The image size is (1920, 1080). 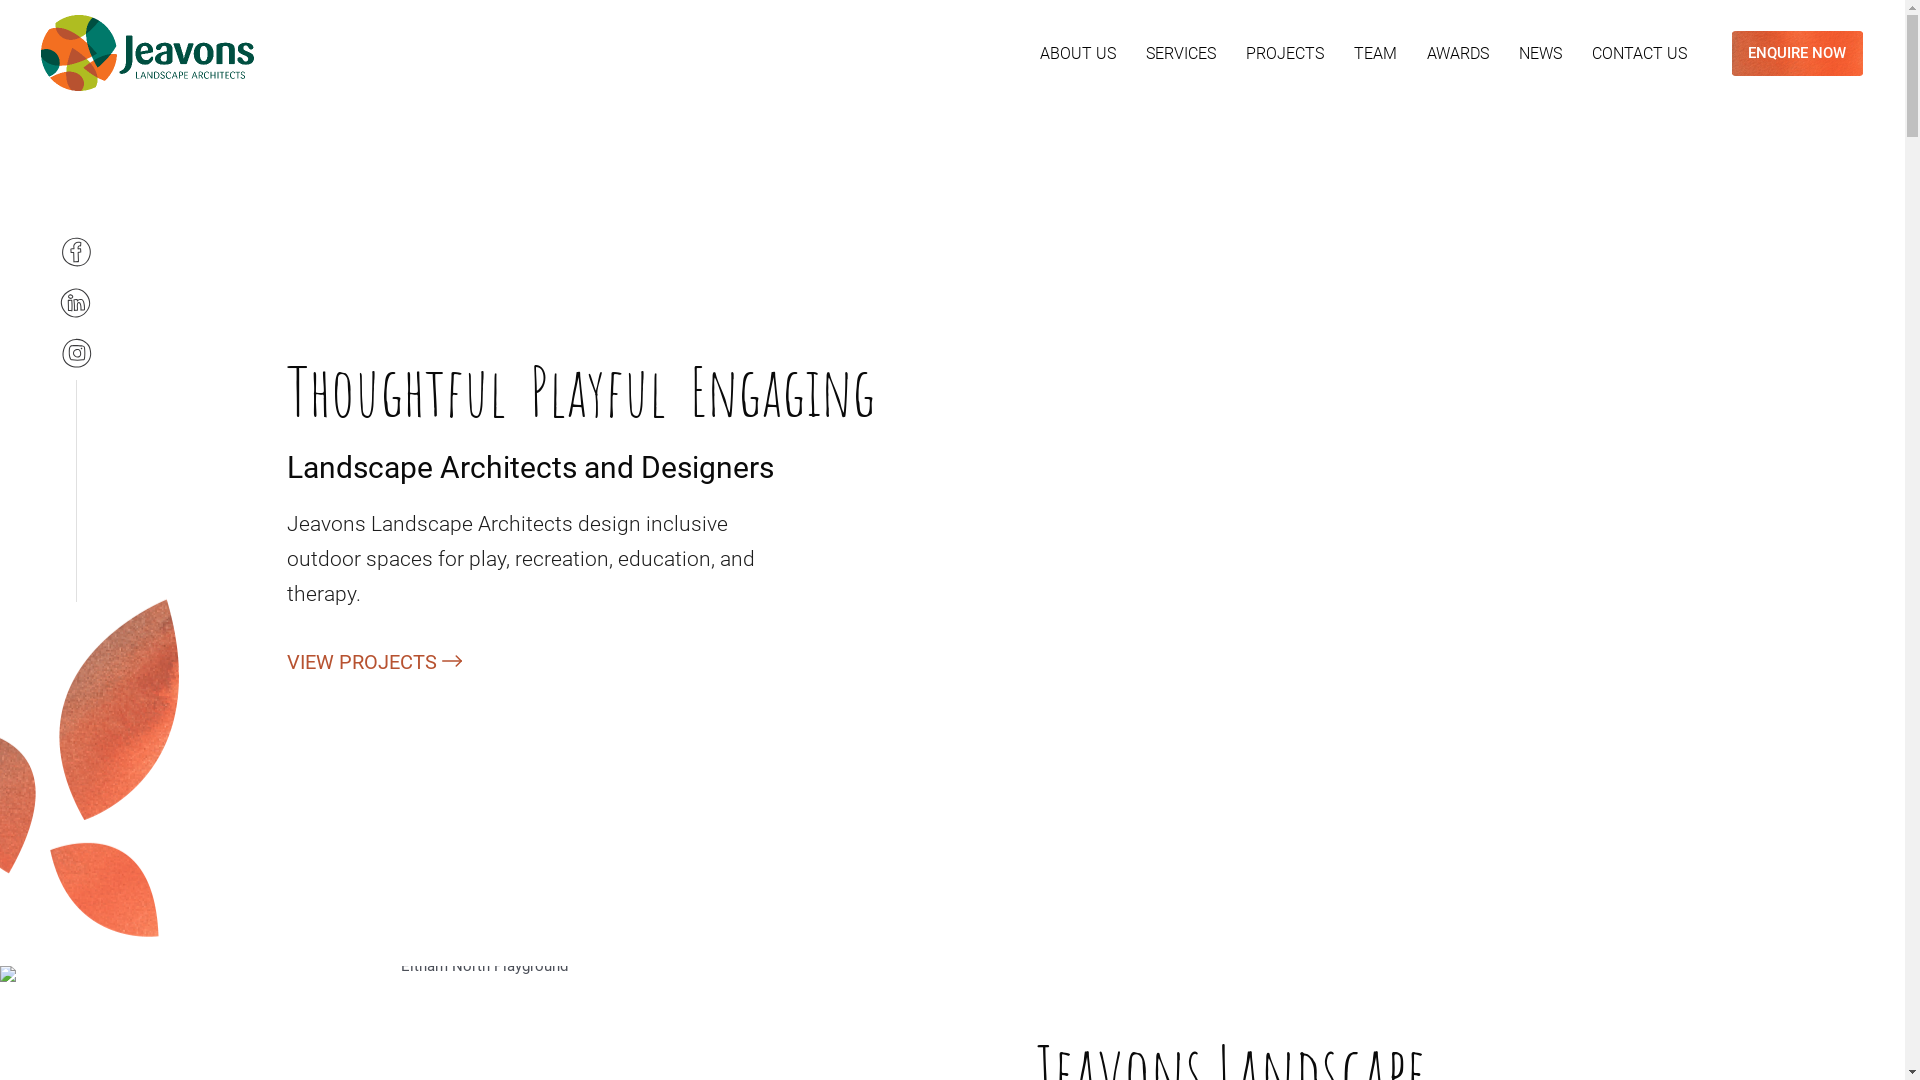 What do you see at coordinates (1576, 52) in the screenshot?
I see `'CONTACT US'` at bounding box center [1576, 52].